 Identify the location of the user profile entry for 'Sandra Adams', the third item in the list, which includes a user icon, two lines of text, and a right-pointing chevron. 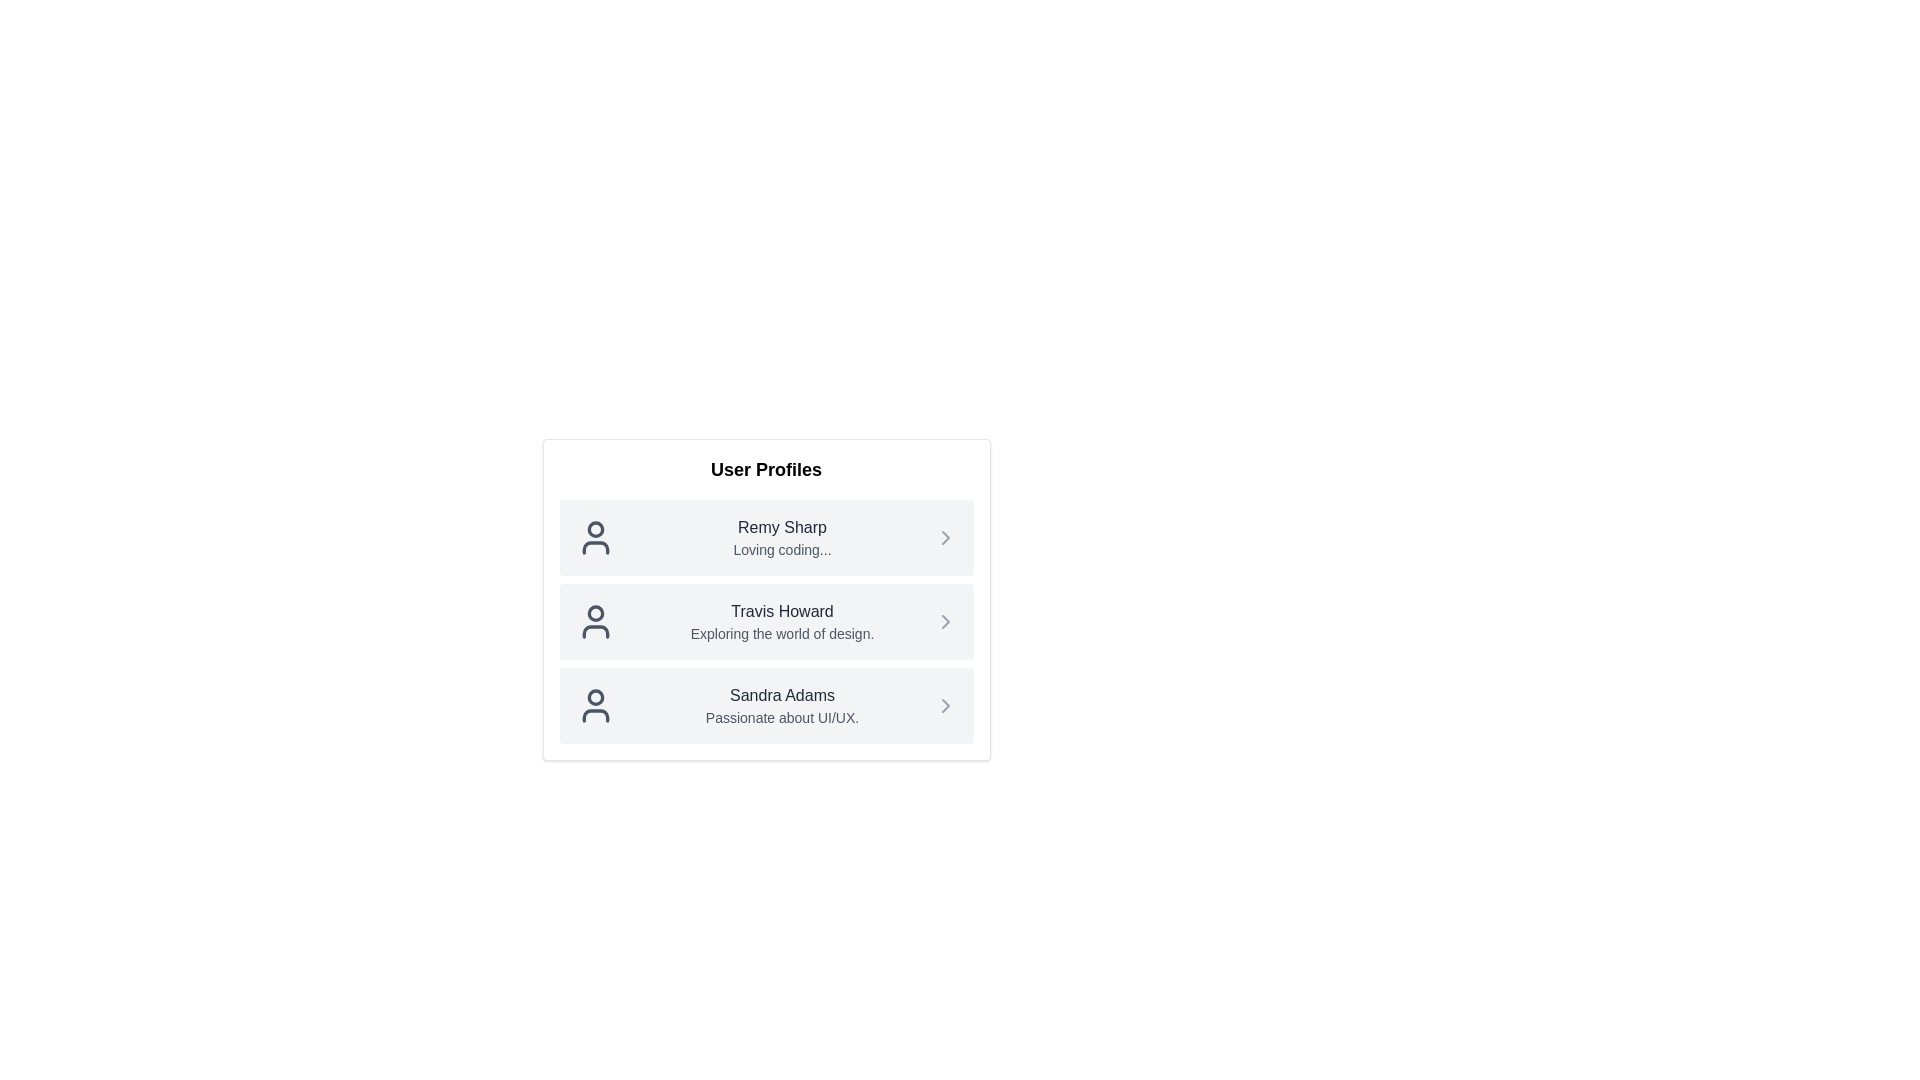
(781, 704).